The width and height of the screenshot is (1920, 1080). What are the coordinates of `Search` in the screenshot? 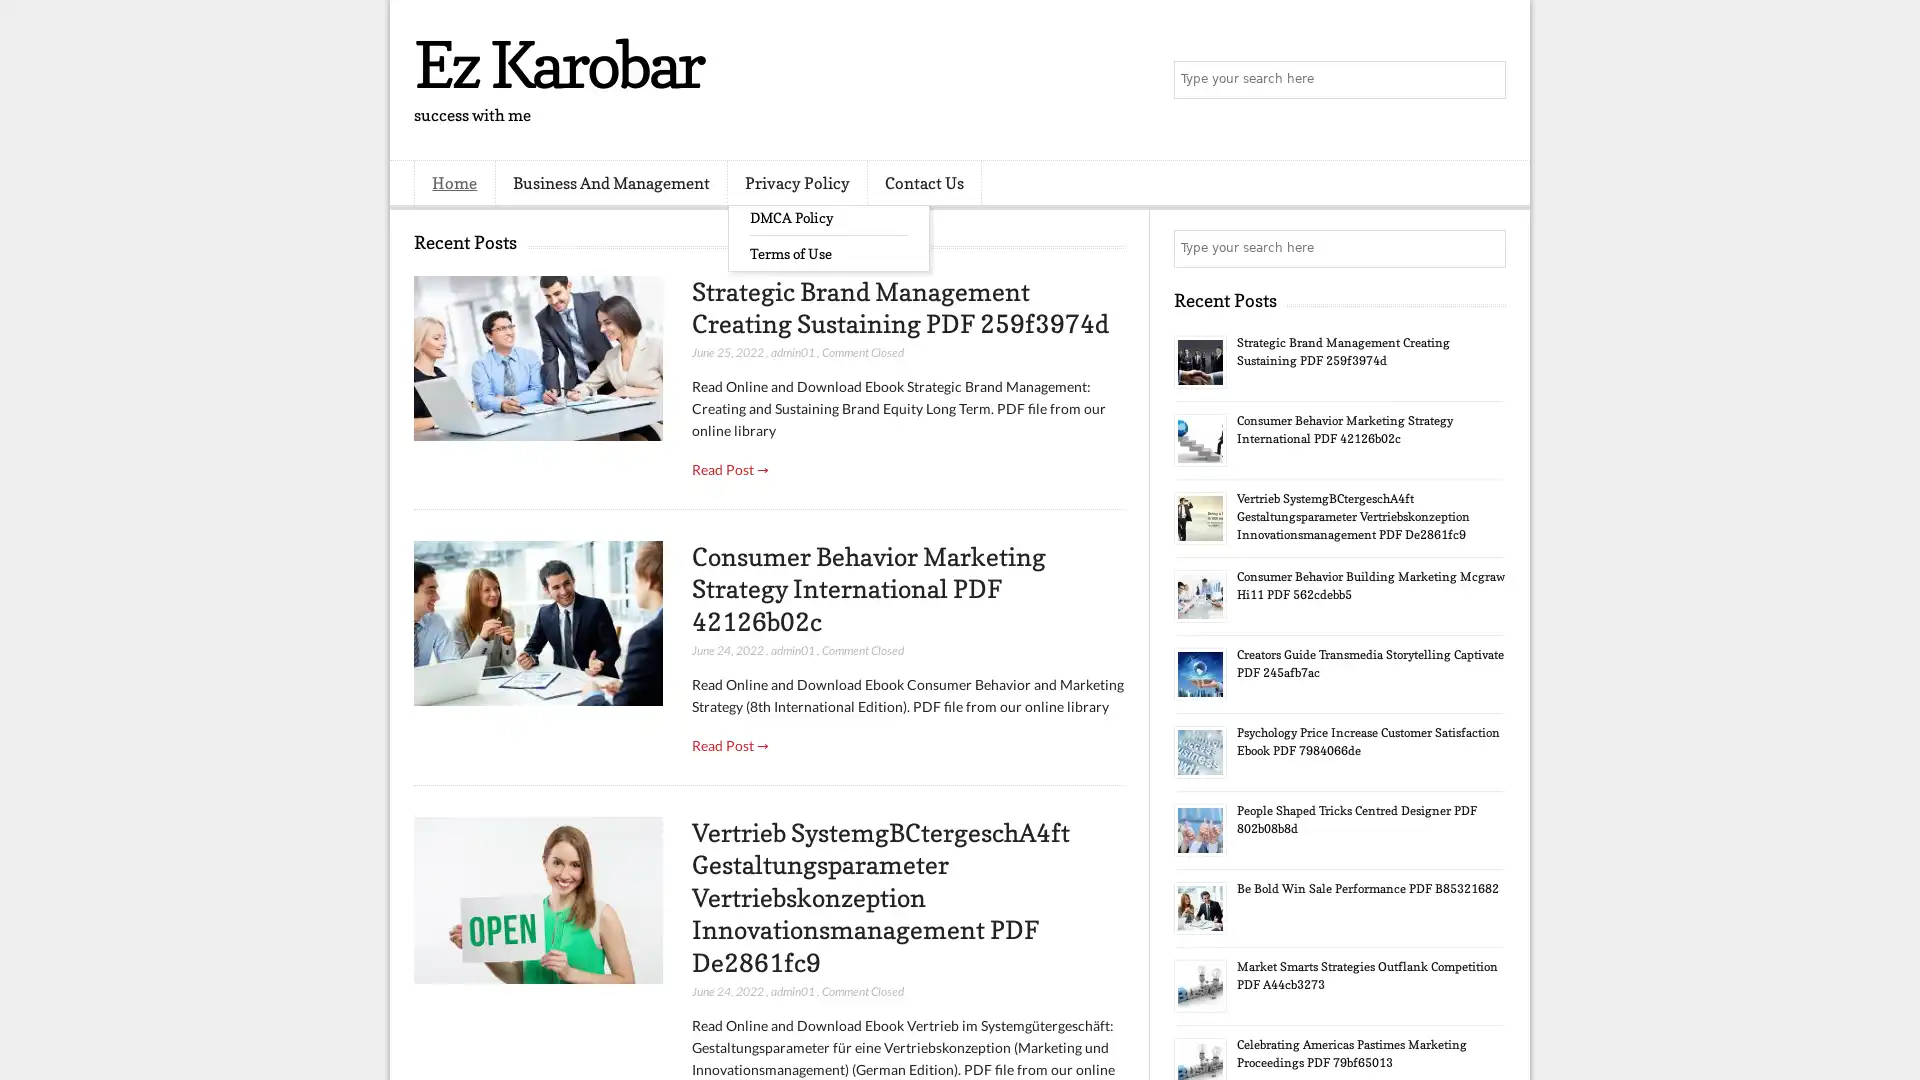 It's located at (1485, 248).